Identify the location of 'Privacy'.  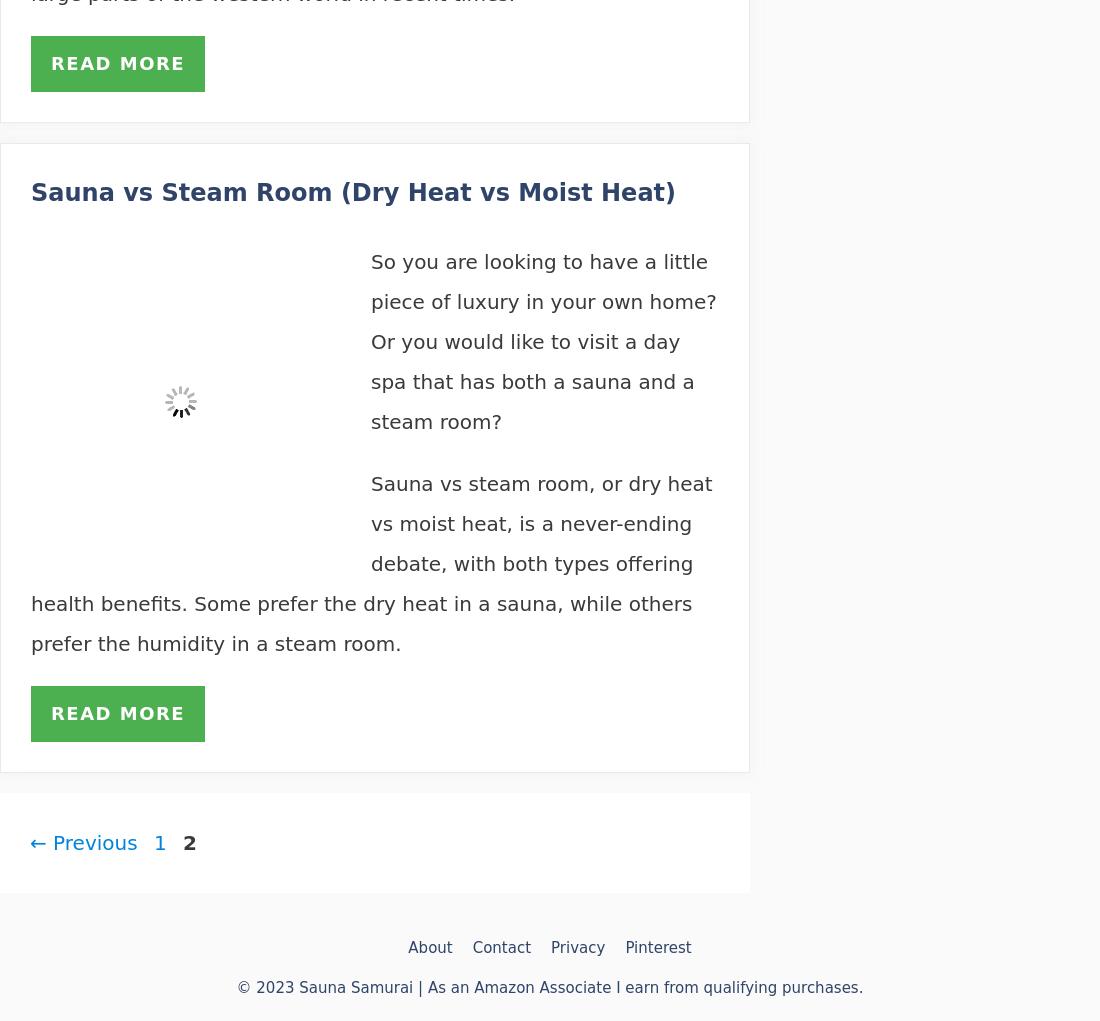
(577, 946).